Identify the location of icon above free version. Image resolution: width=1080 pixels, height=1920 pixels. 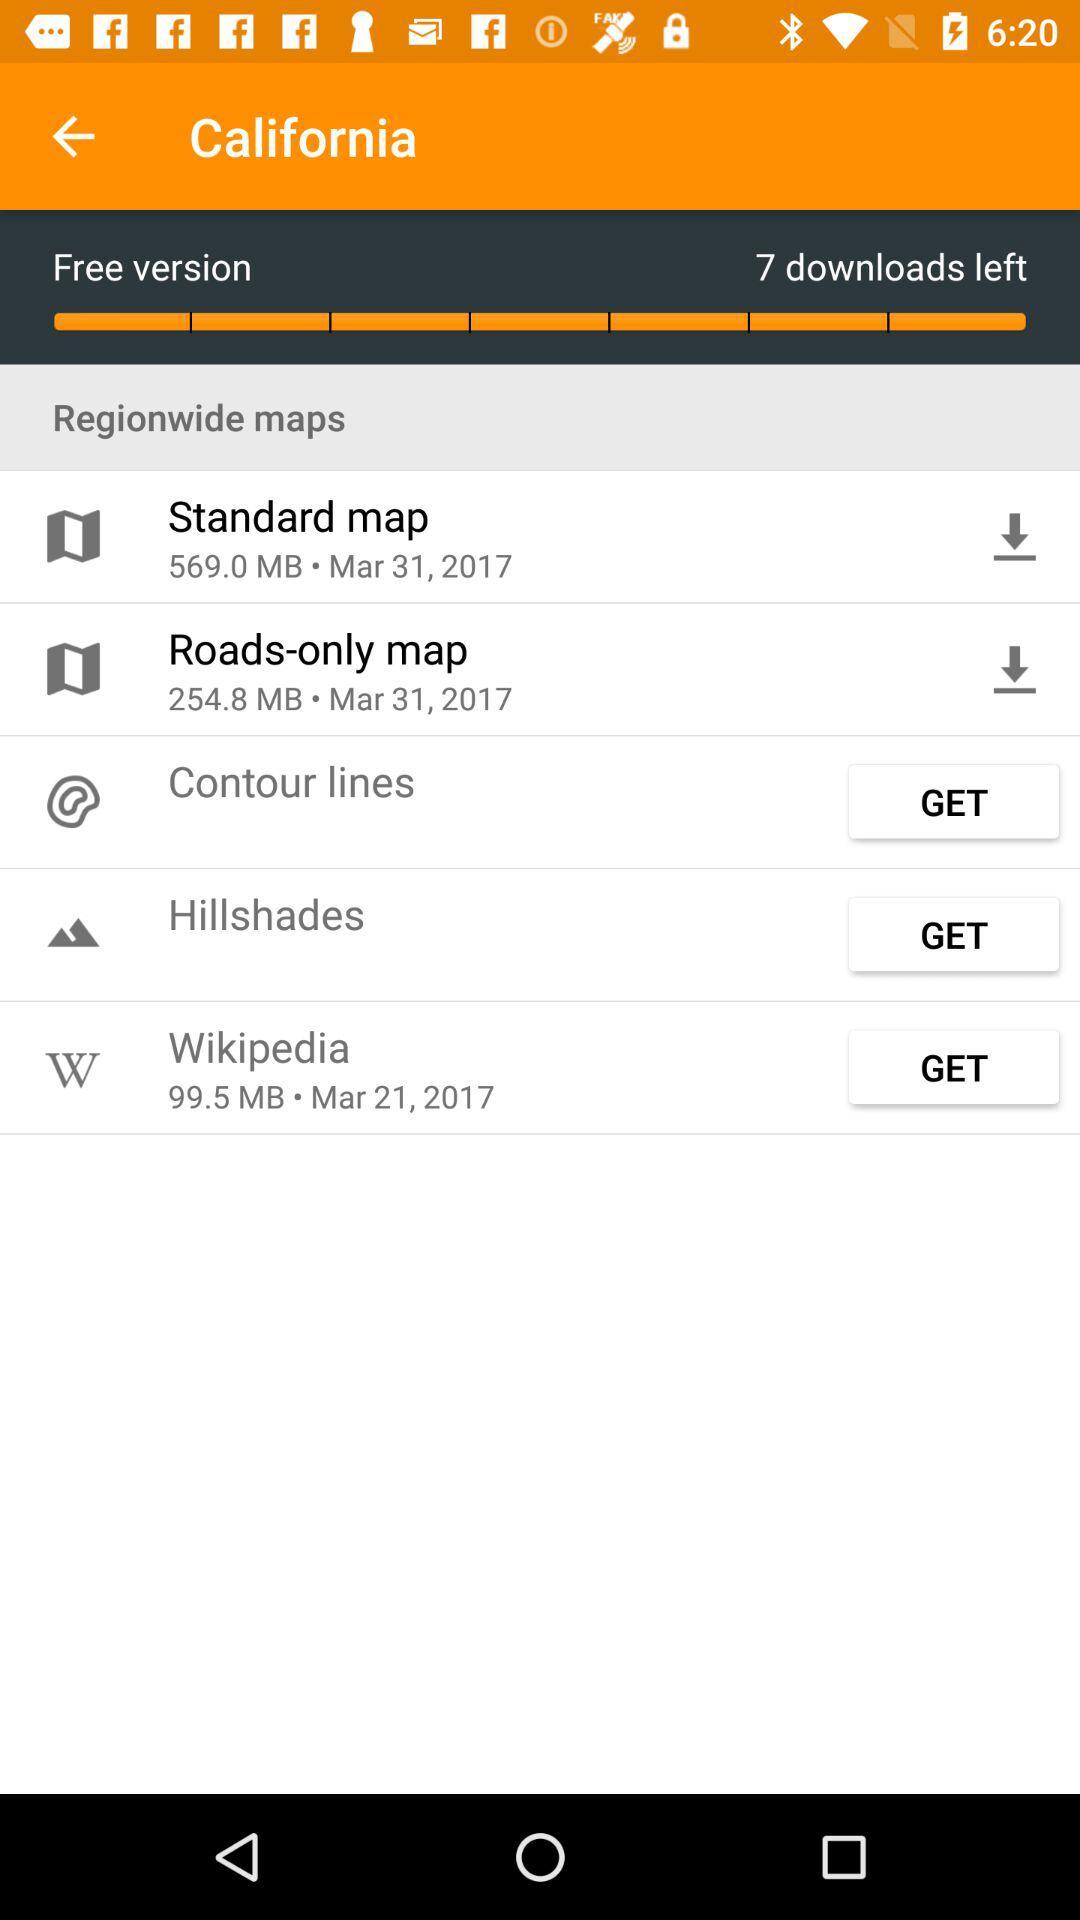
(72, 135).